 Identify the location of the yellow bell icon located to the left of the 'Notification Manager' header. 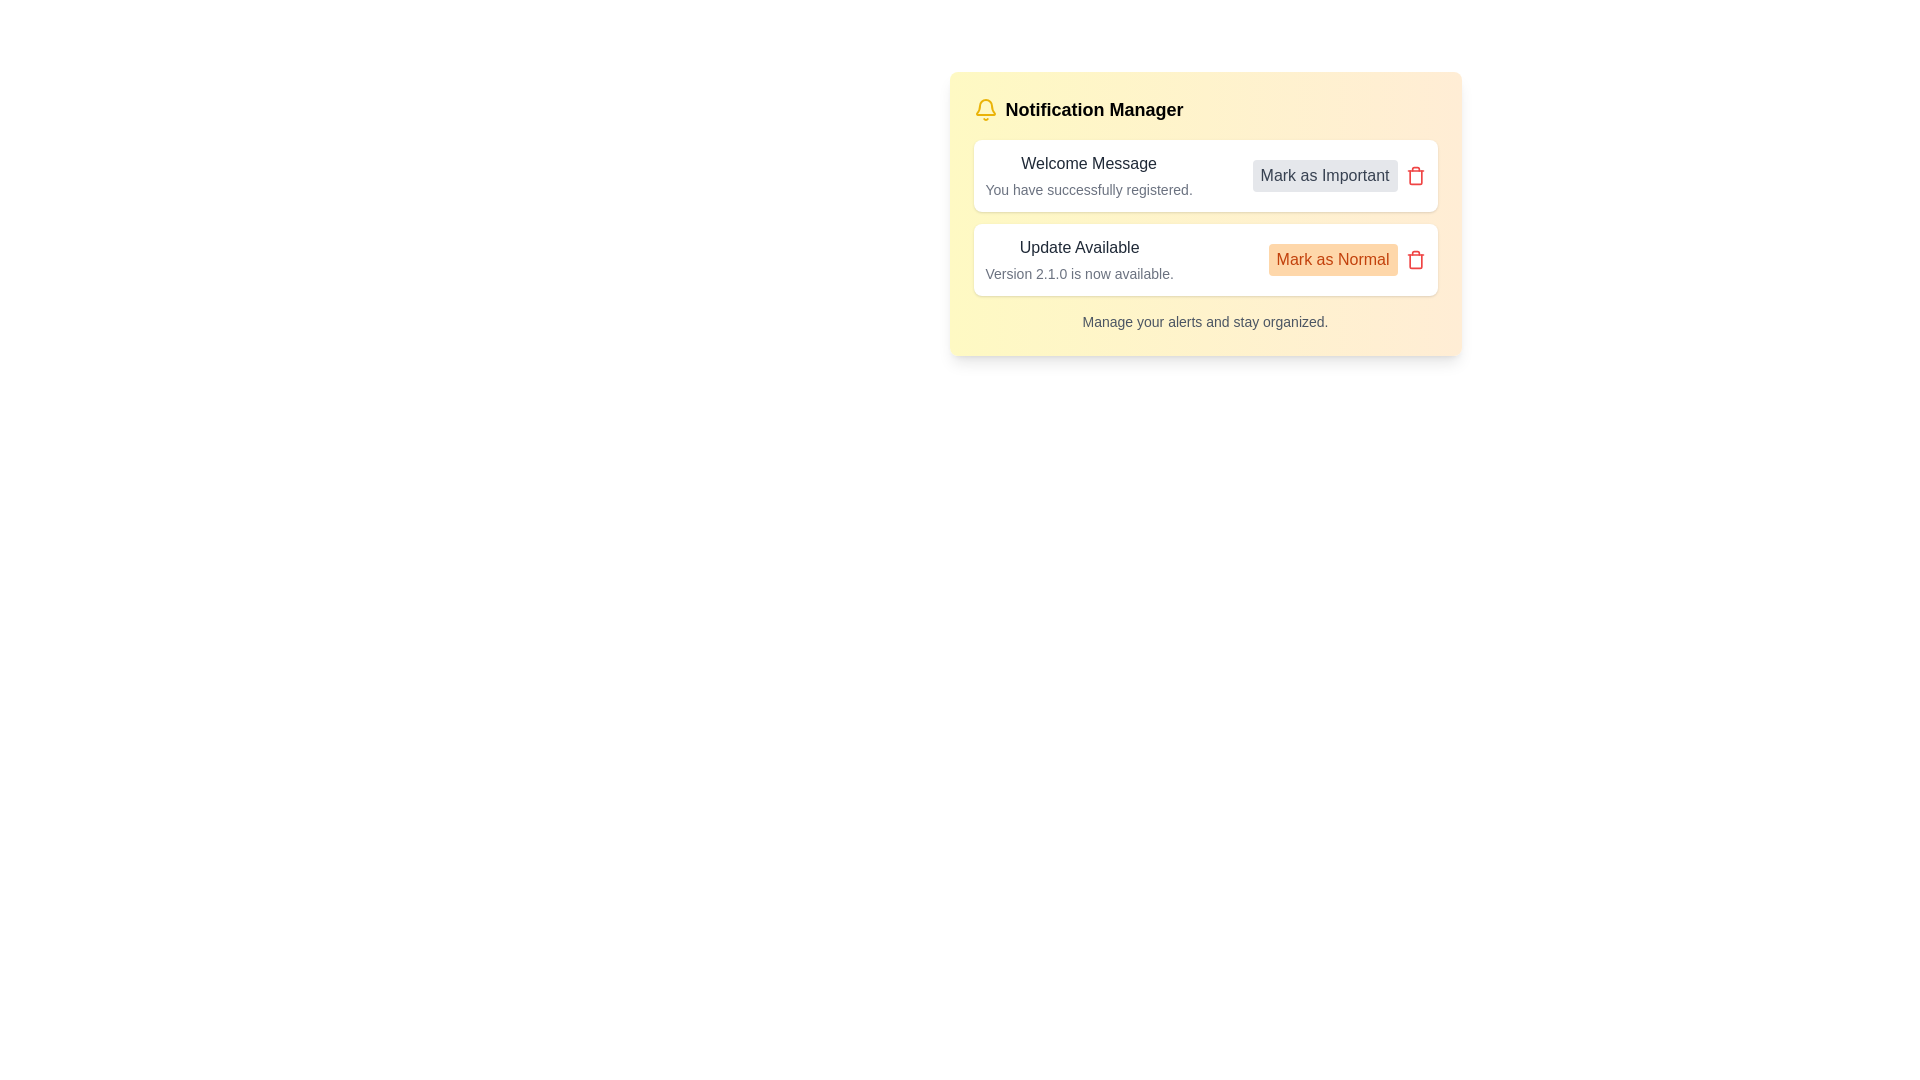
(985, 110).